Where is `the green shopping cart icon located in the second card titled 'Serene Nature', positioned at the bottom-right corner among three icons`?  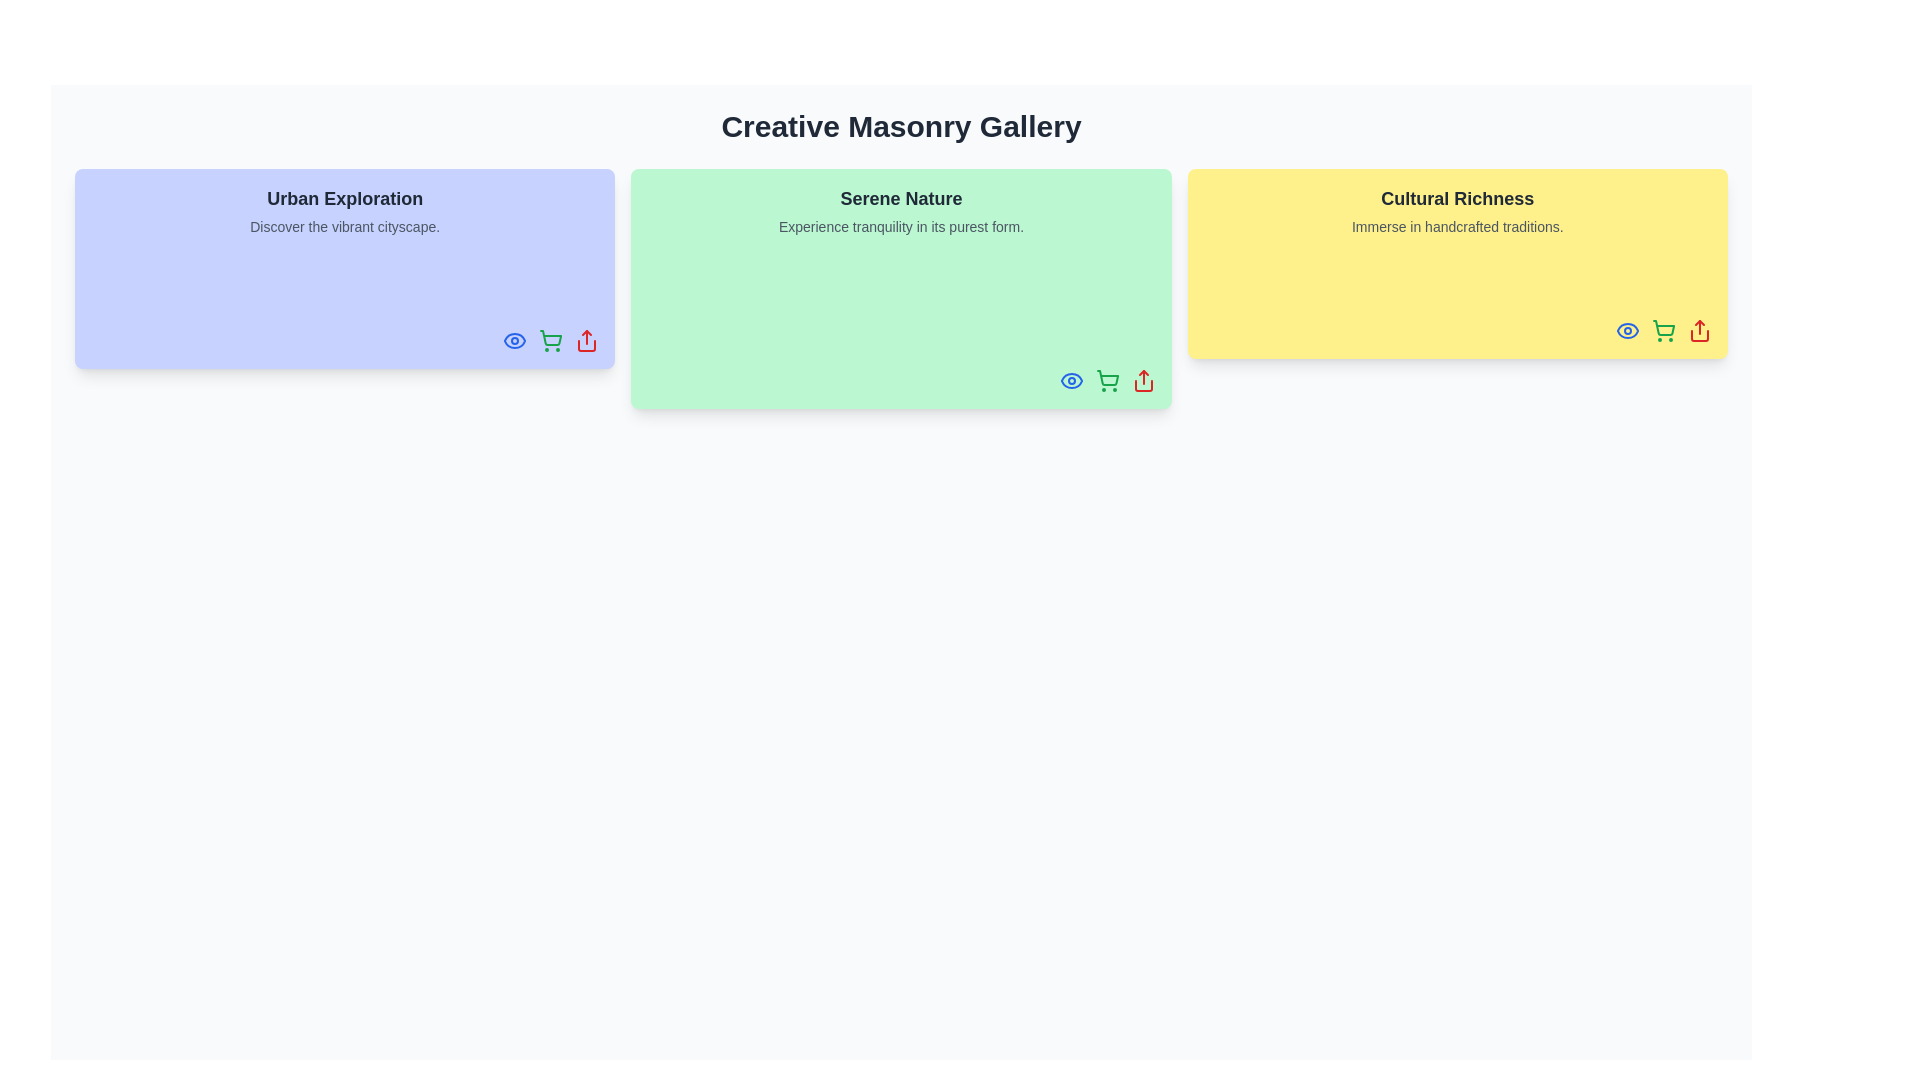 the green shopping cart icon located in the second card titled 'Serene Nature', positioned at the bottom-right corner among three icons is located at coordinates (1106, 381).